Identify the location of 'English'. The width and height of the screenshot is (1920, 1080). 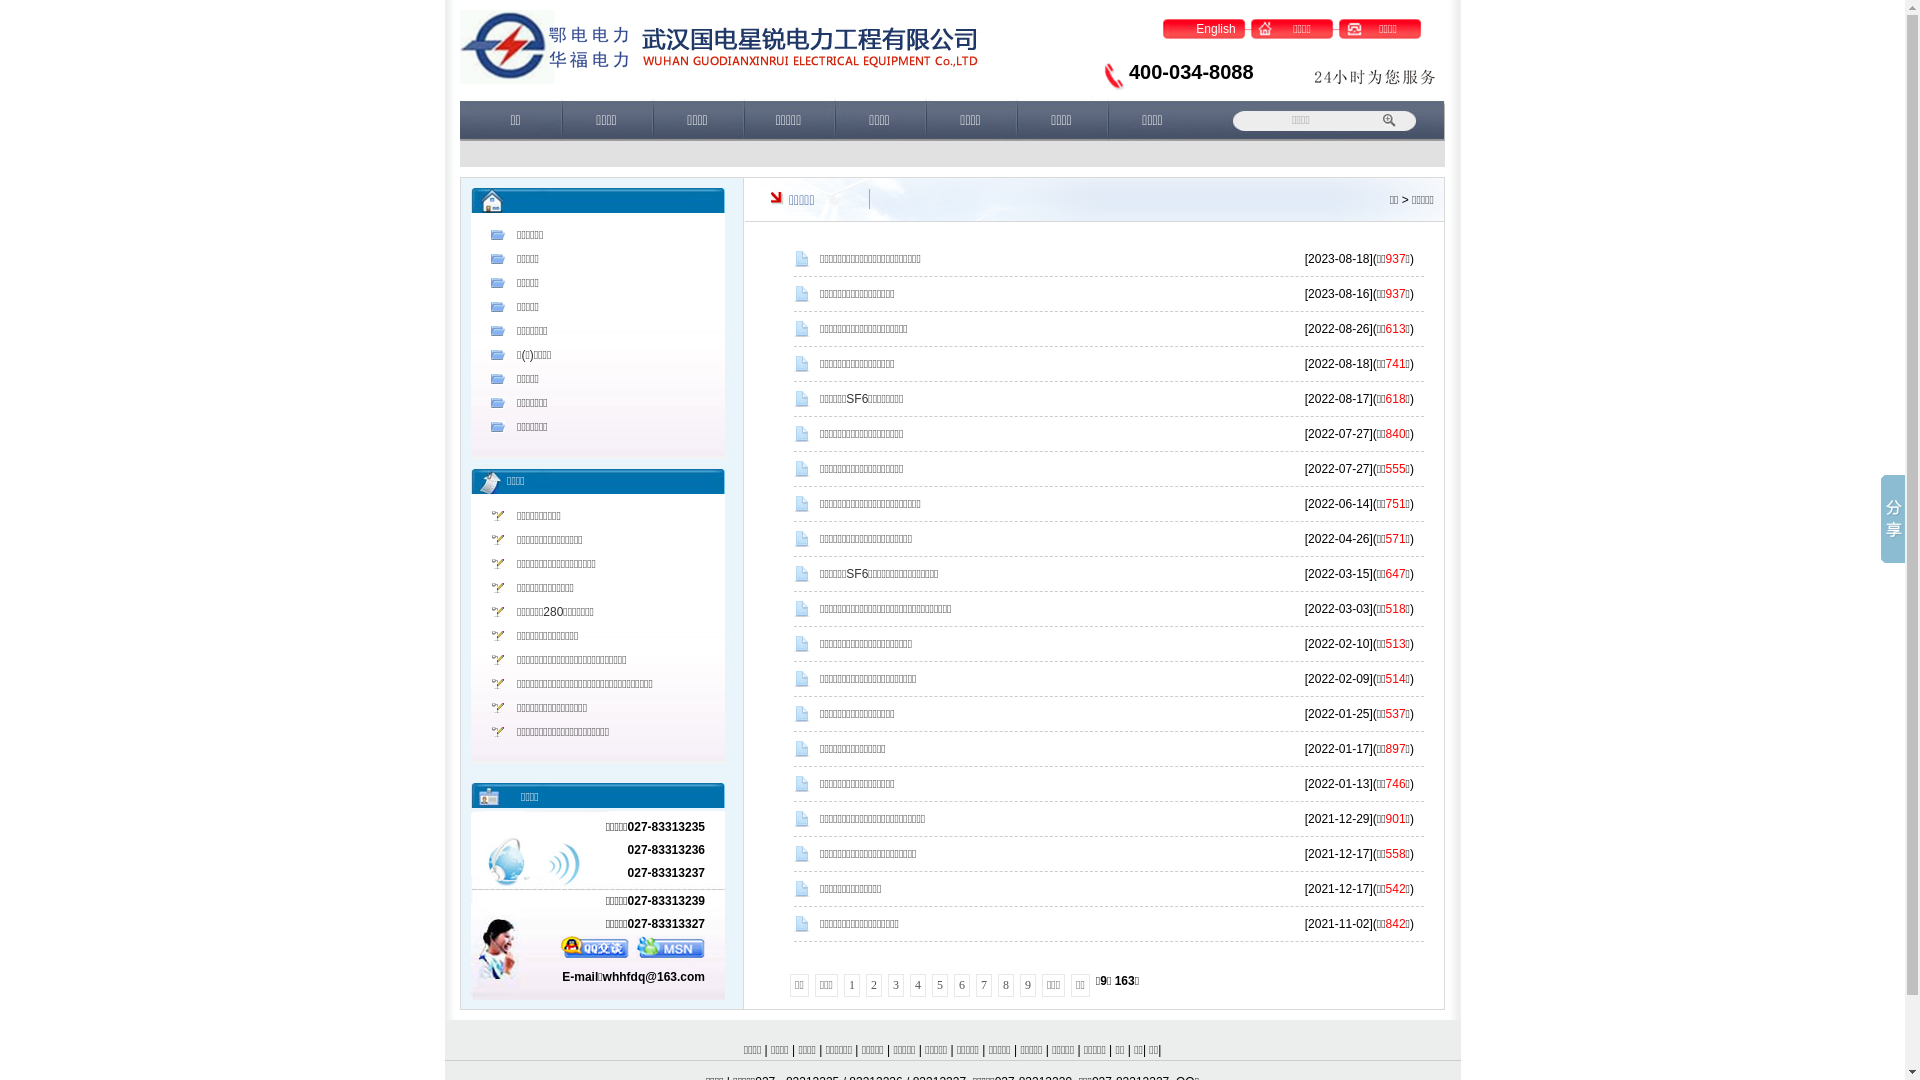
(1214, 29).